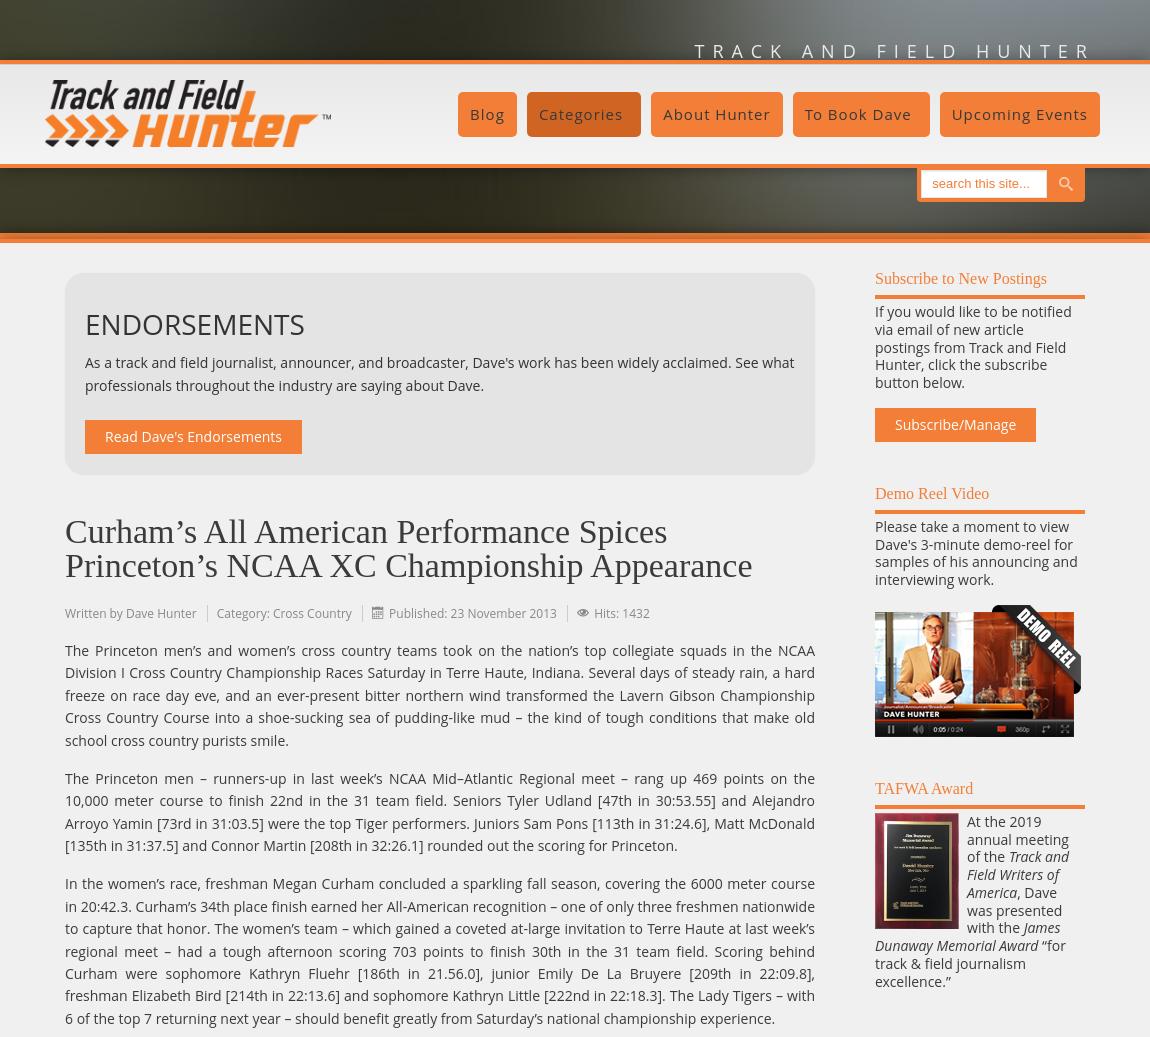  Describe the element at coordinates (894, 50) in the screenshot. I see `'TRACK AND FIELD HUNTER'` at that location.